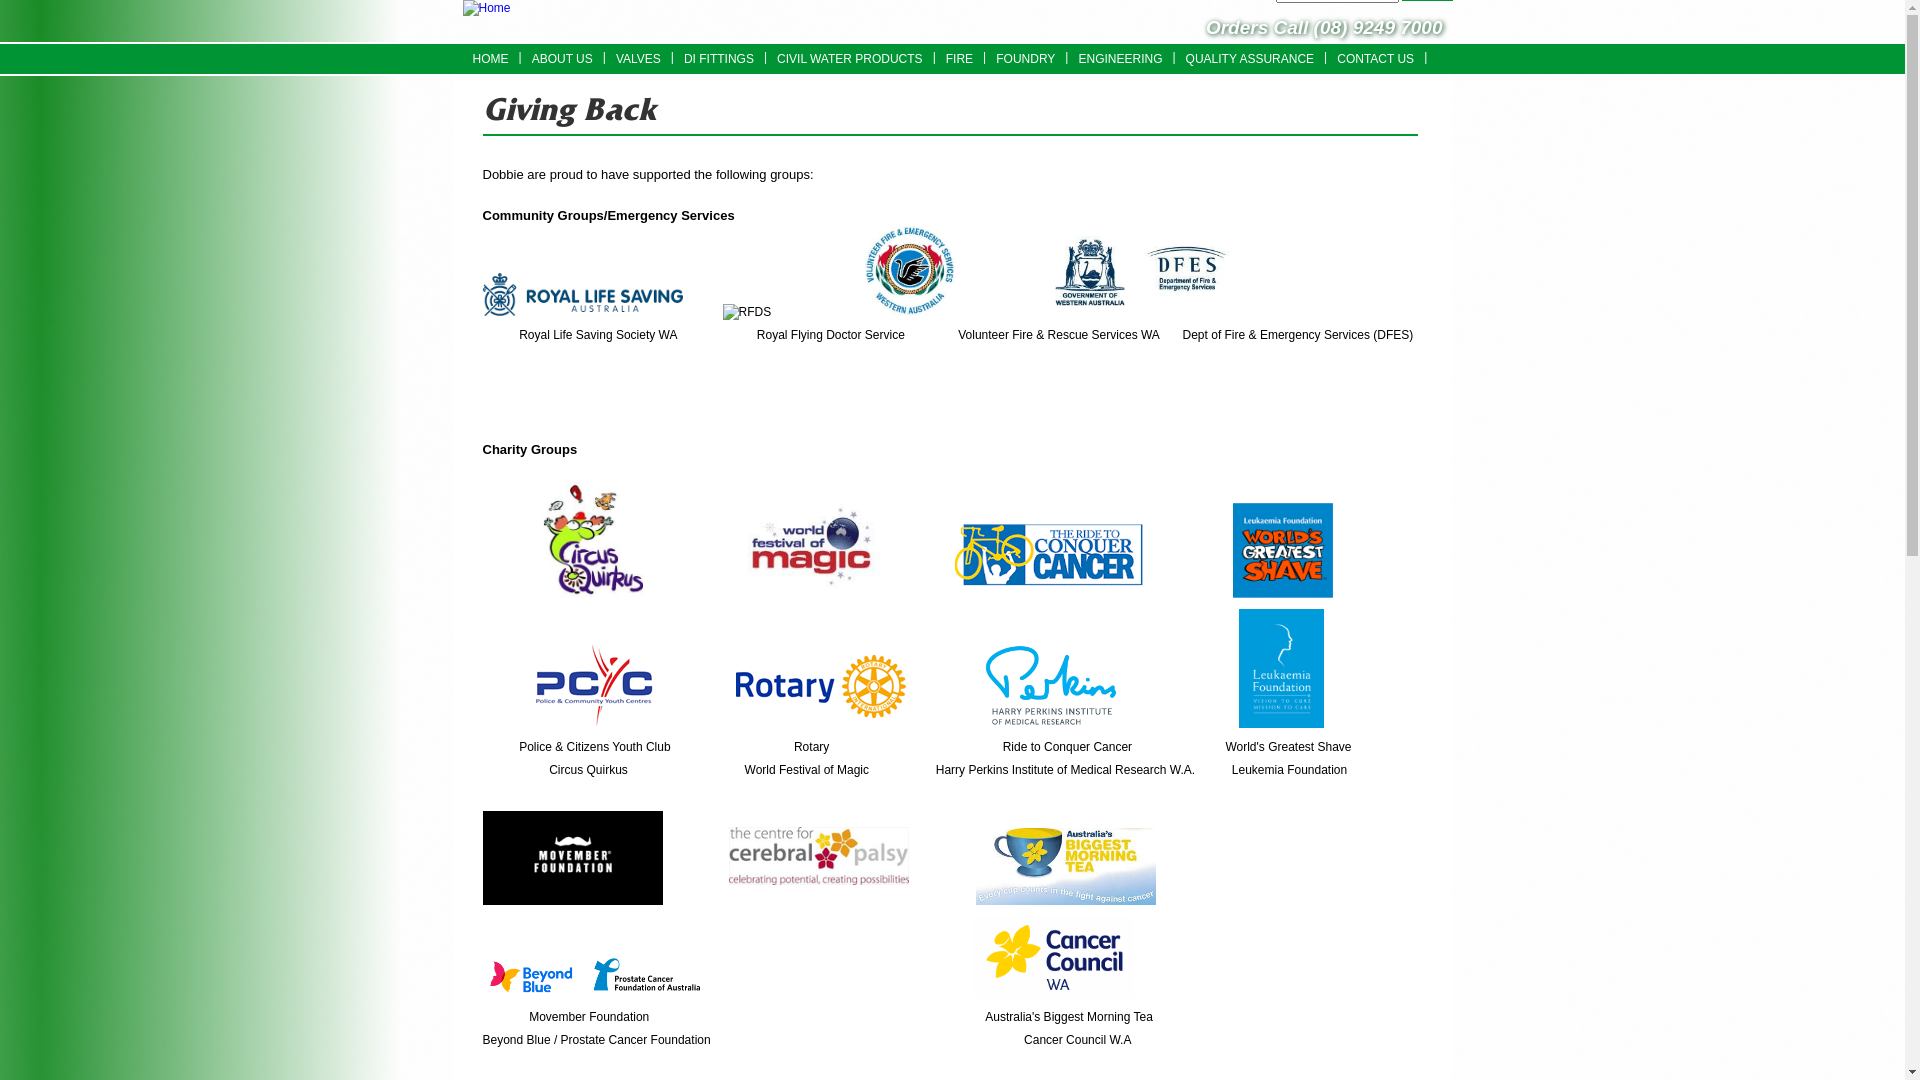  What do you see at coordinates (637, 58) in the screenshot?
I see `'VALVES'` at bounding box center [637, 58].